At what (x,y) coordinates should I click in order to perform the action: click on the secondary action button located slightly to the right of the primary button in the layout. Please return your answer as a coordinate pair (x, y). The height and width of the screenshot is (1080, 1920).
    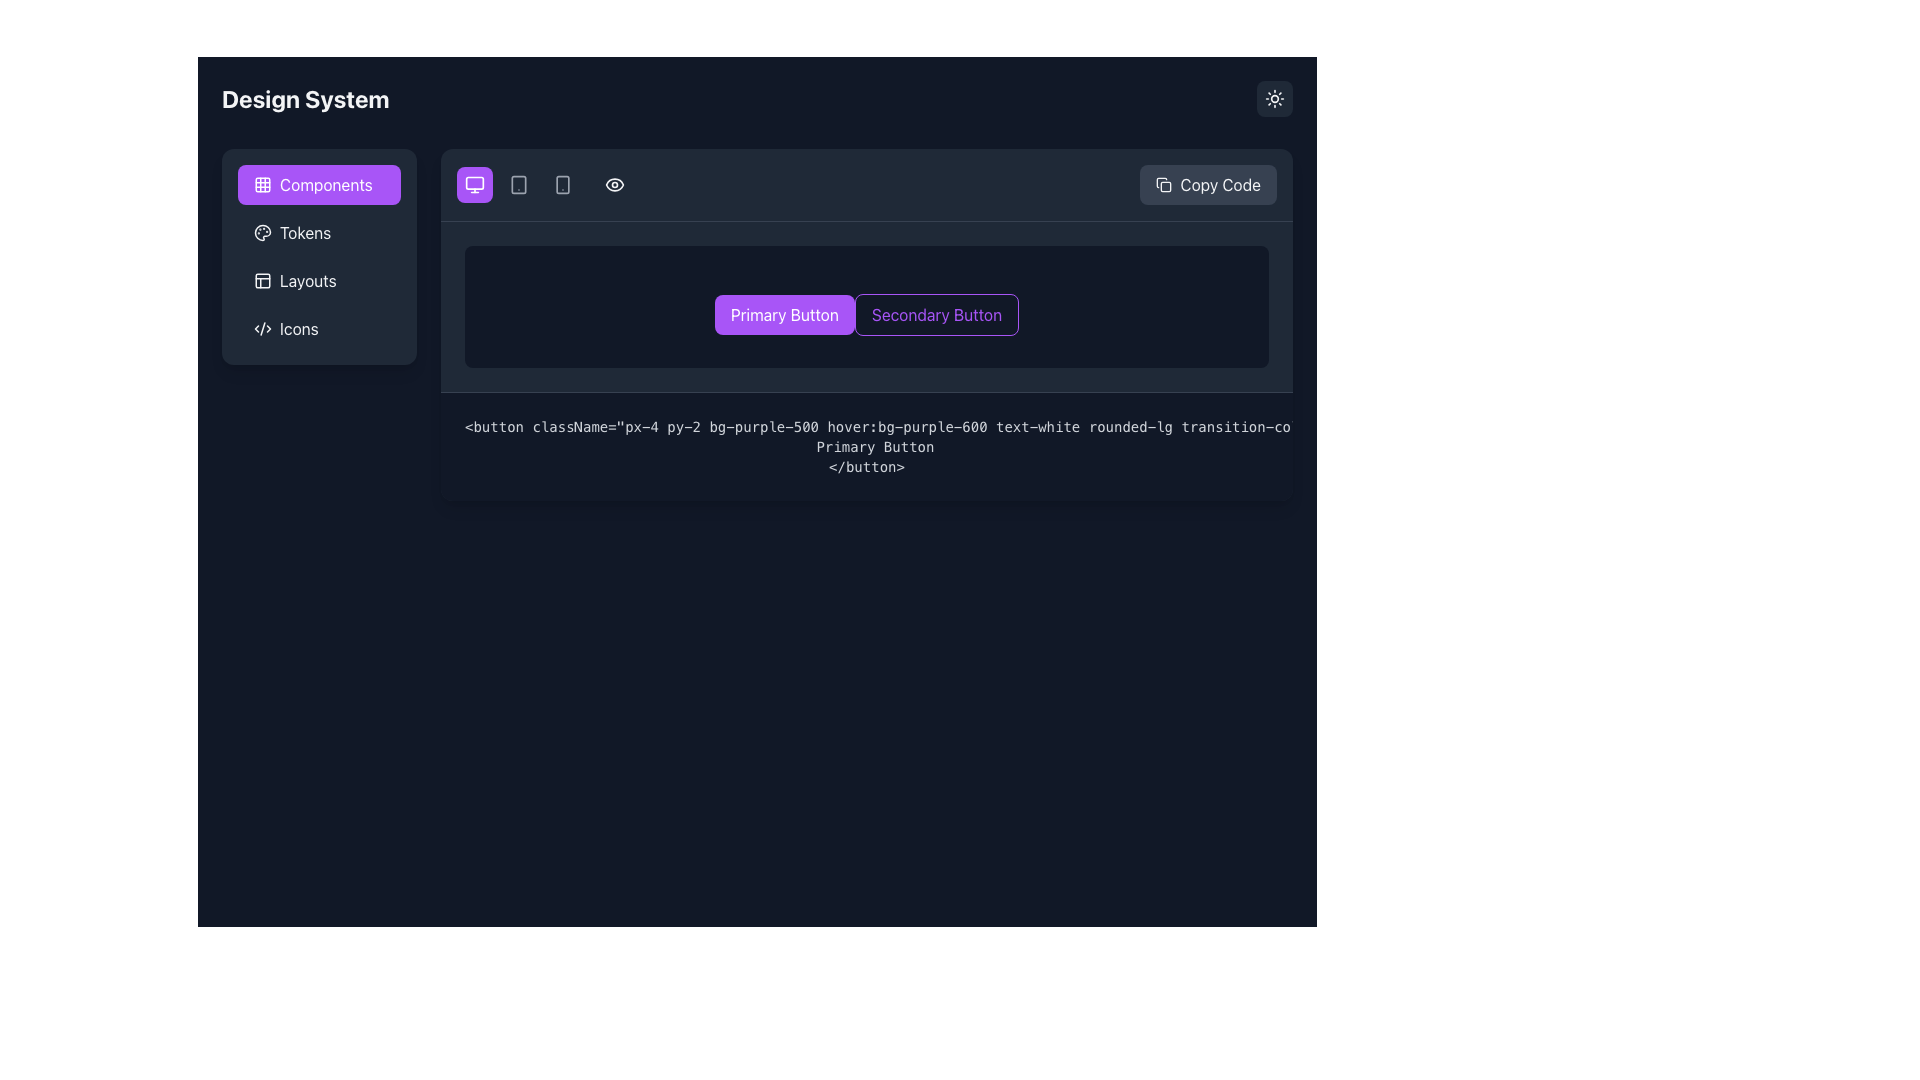
    Looking at the image, I should click on (935, 315).